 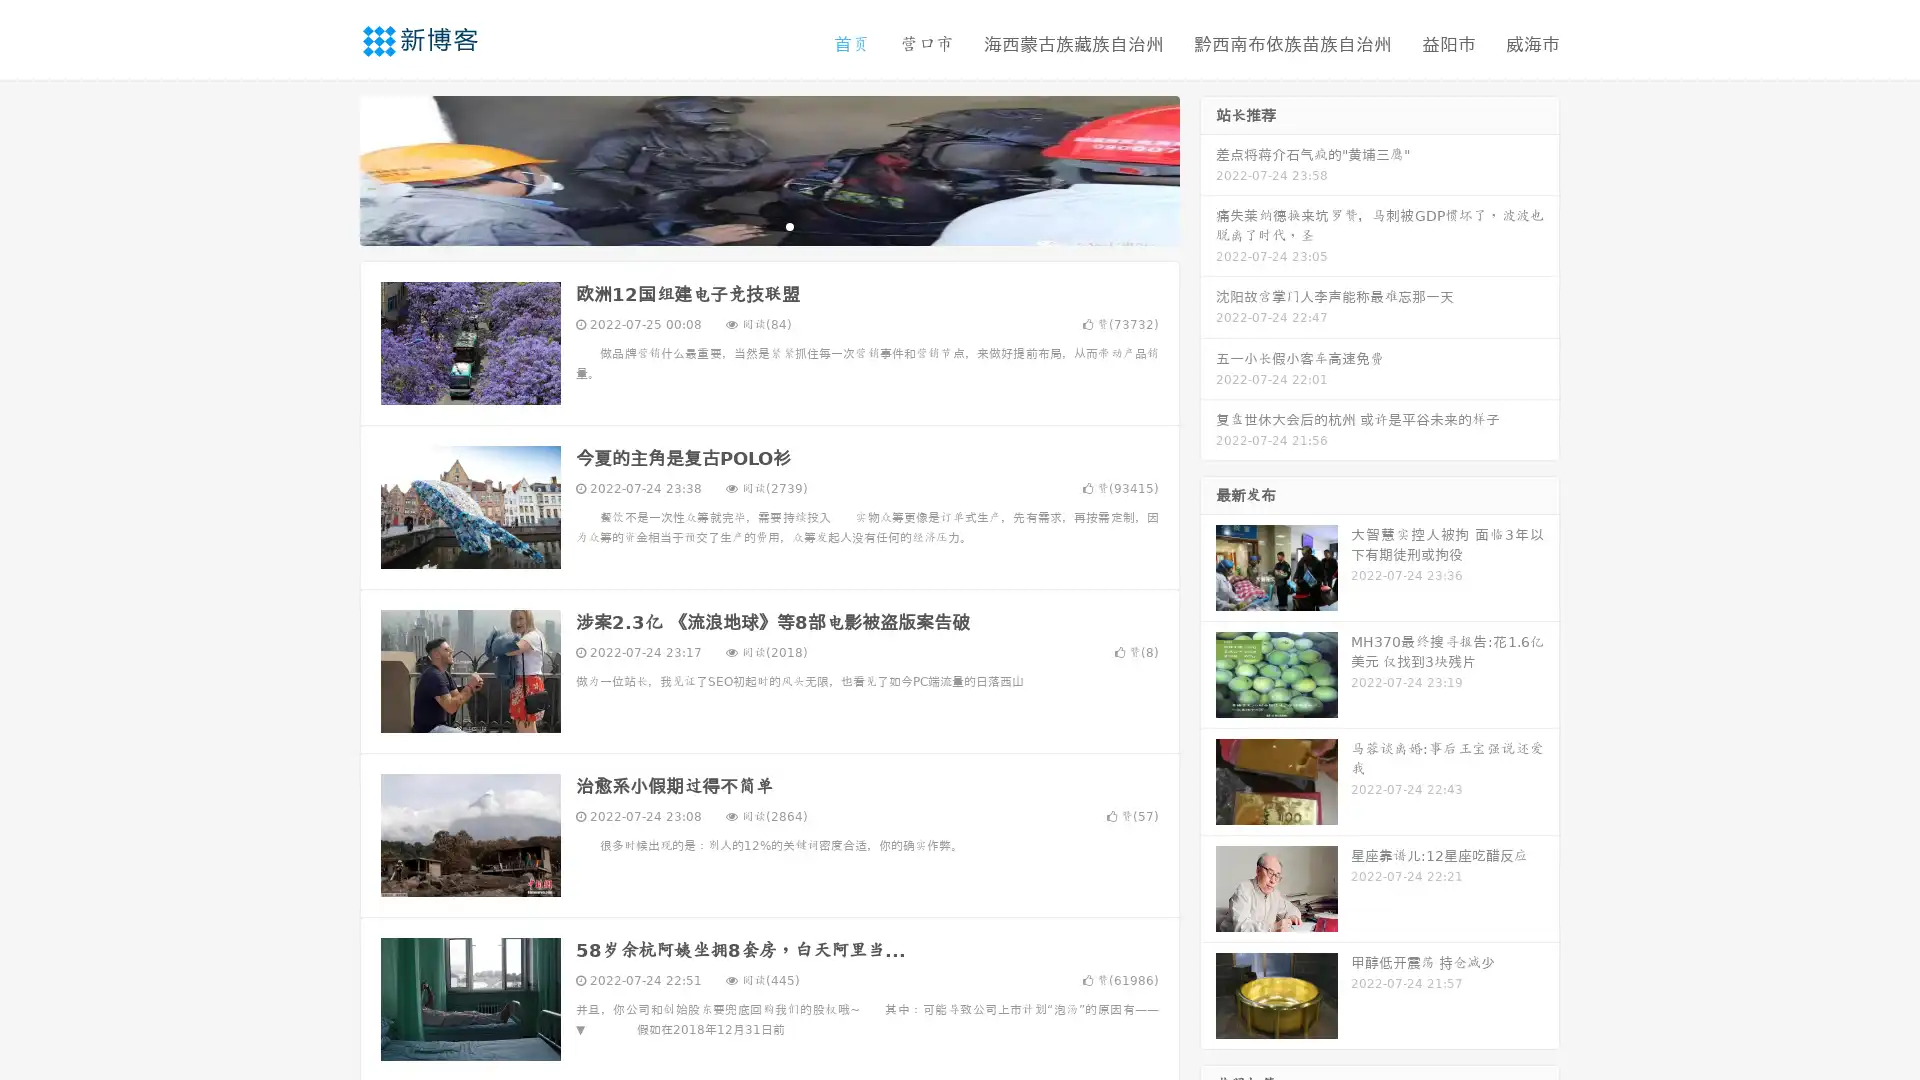 What do you see at coordinates (1208, 168) in the screenshot?
I see `Next slide` at bounding box center [1208, 168].